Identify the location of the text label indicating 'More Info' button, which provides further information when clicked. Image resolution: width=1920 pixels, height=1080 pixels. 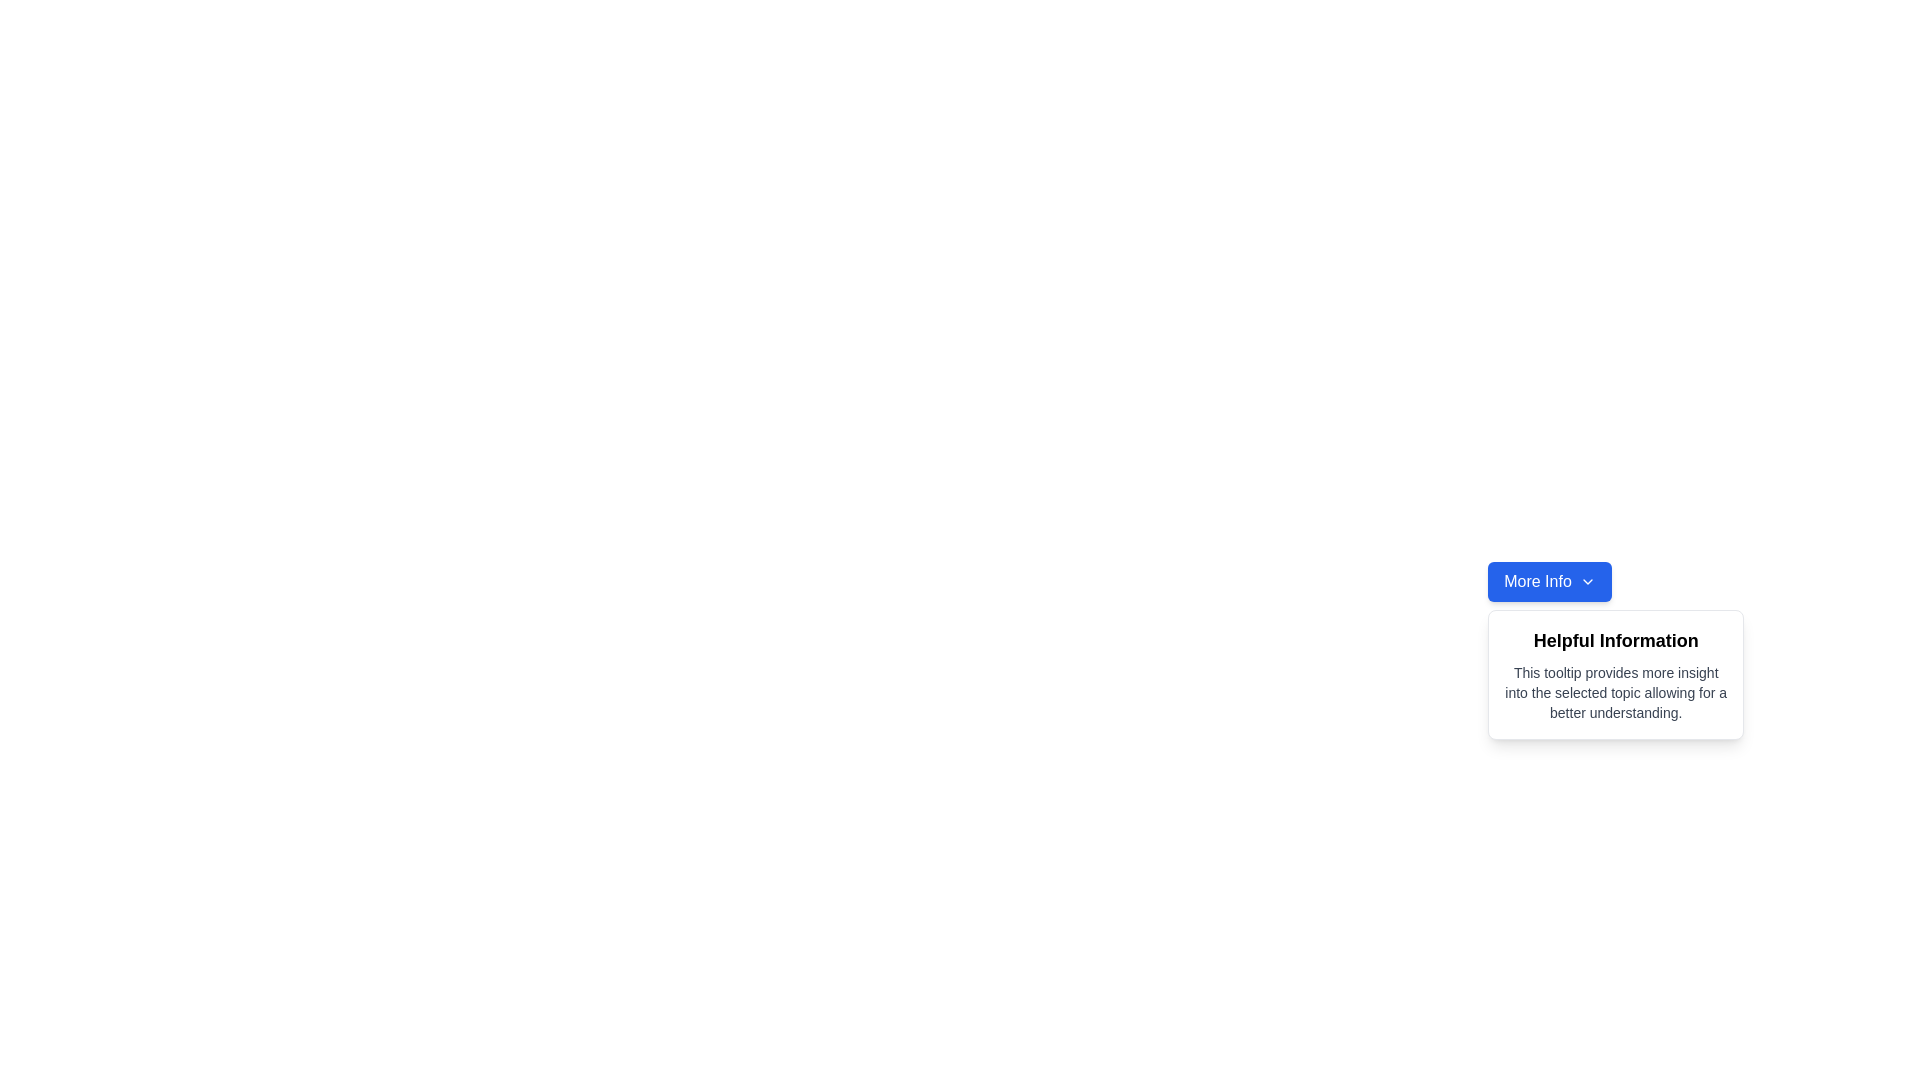
(1536, 582).